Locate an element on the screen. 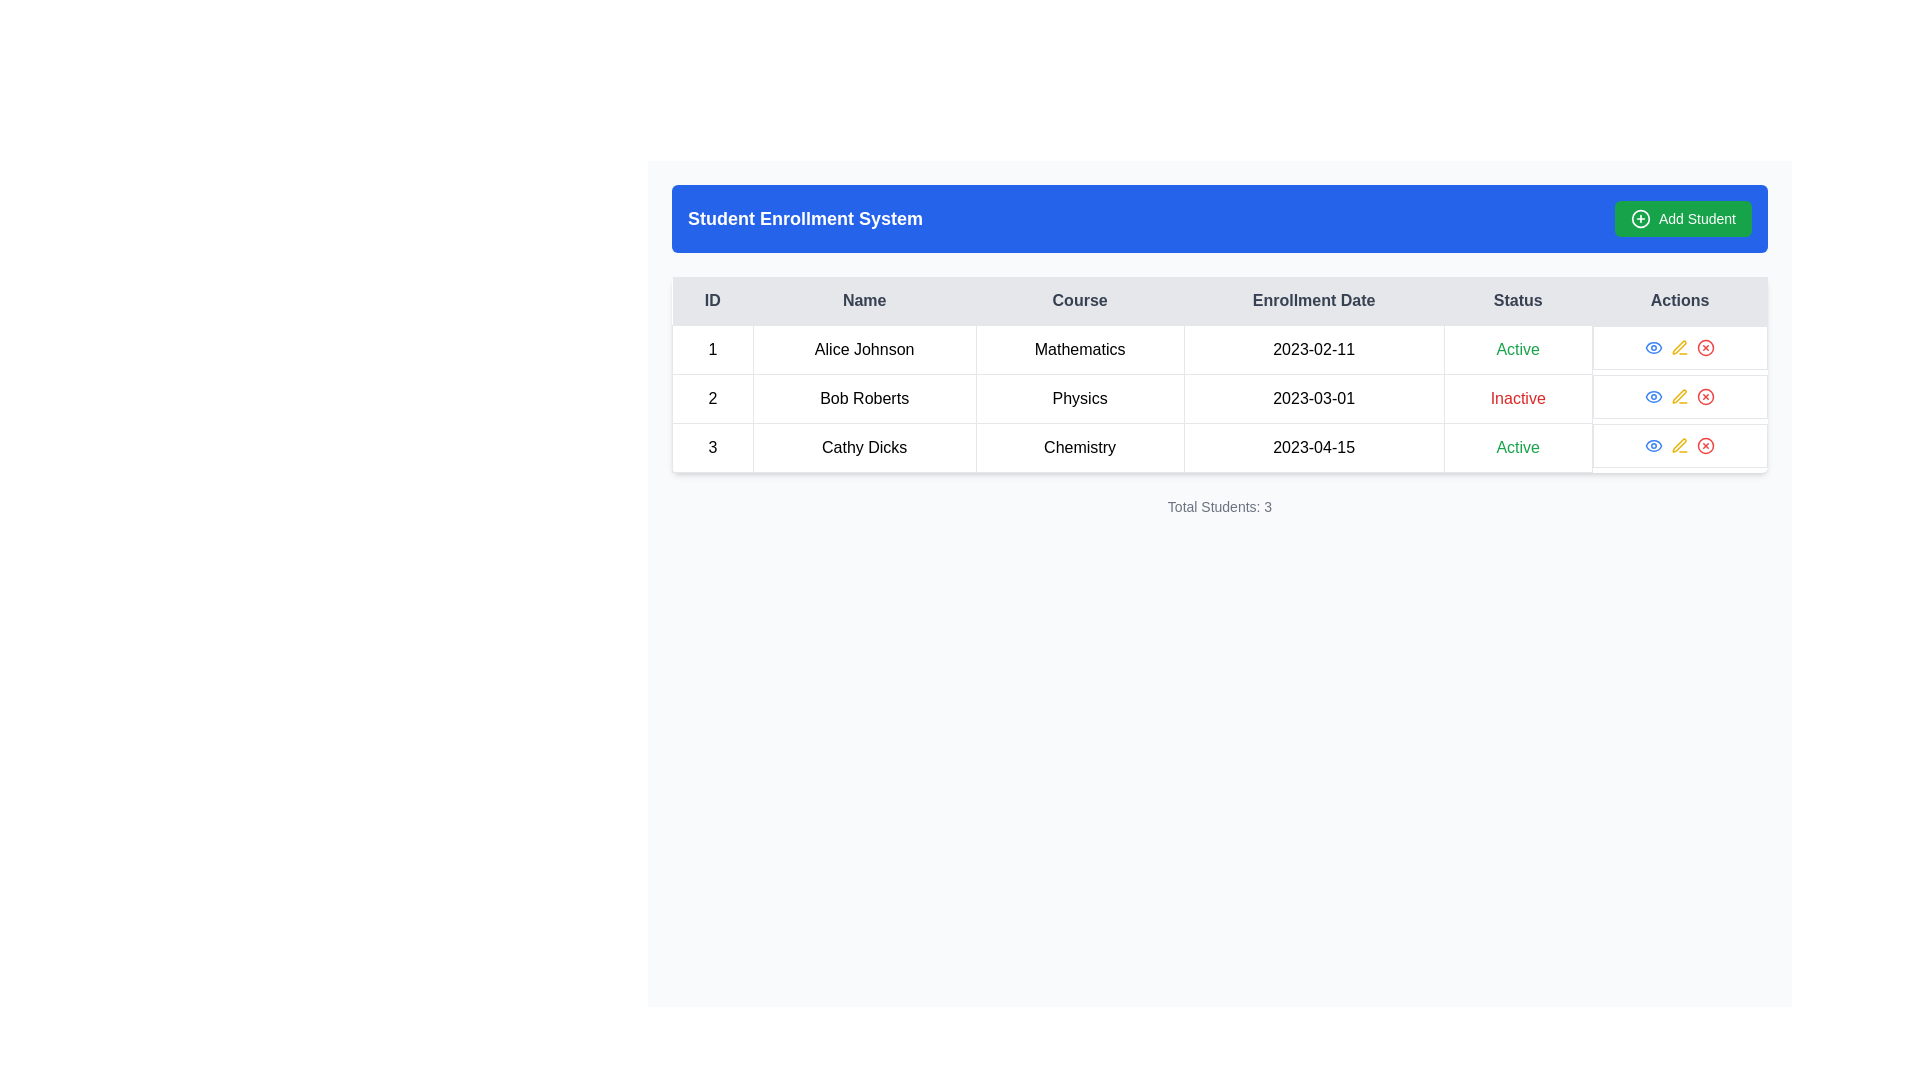 Image resolution: width=1920 pixels, height=1080 pixels. the 'Name' label in the second column of the table header, which has a light gray background and is located between the 'ID' and 'Course' columns is located at coordinates (864, 301).